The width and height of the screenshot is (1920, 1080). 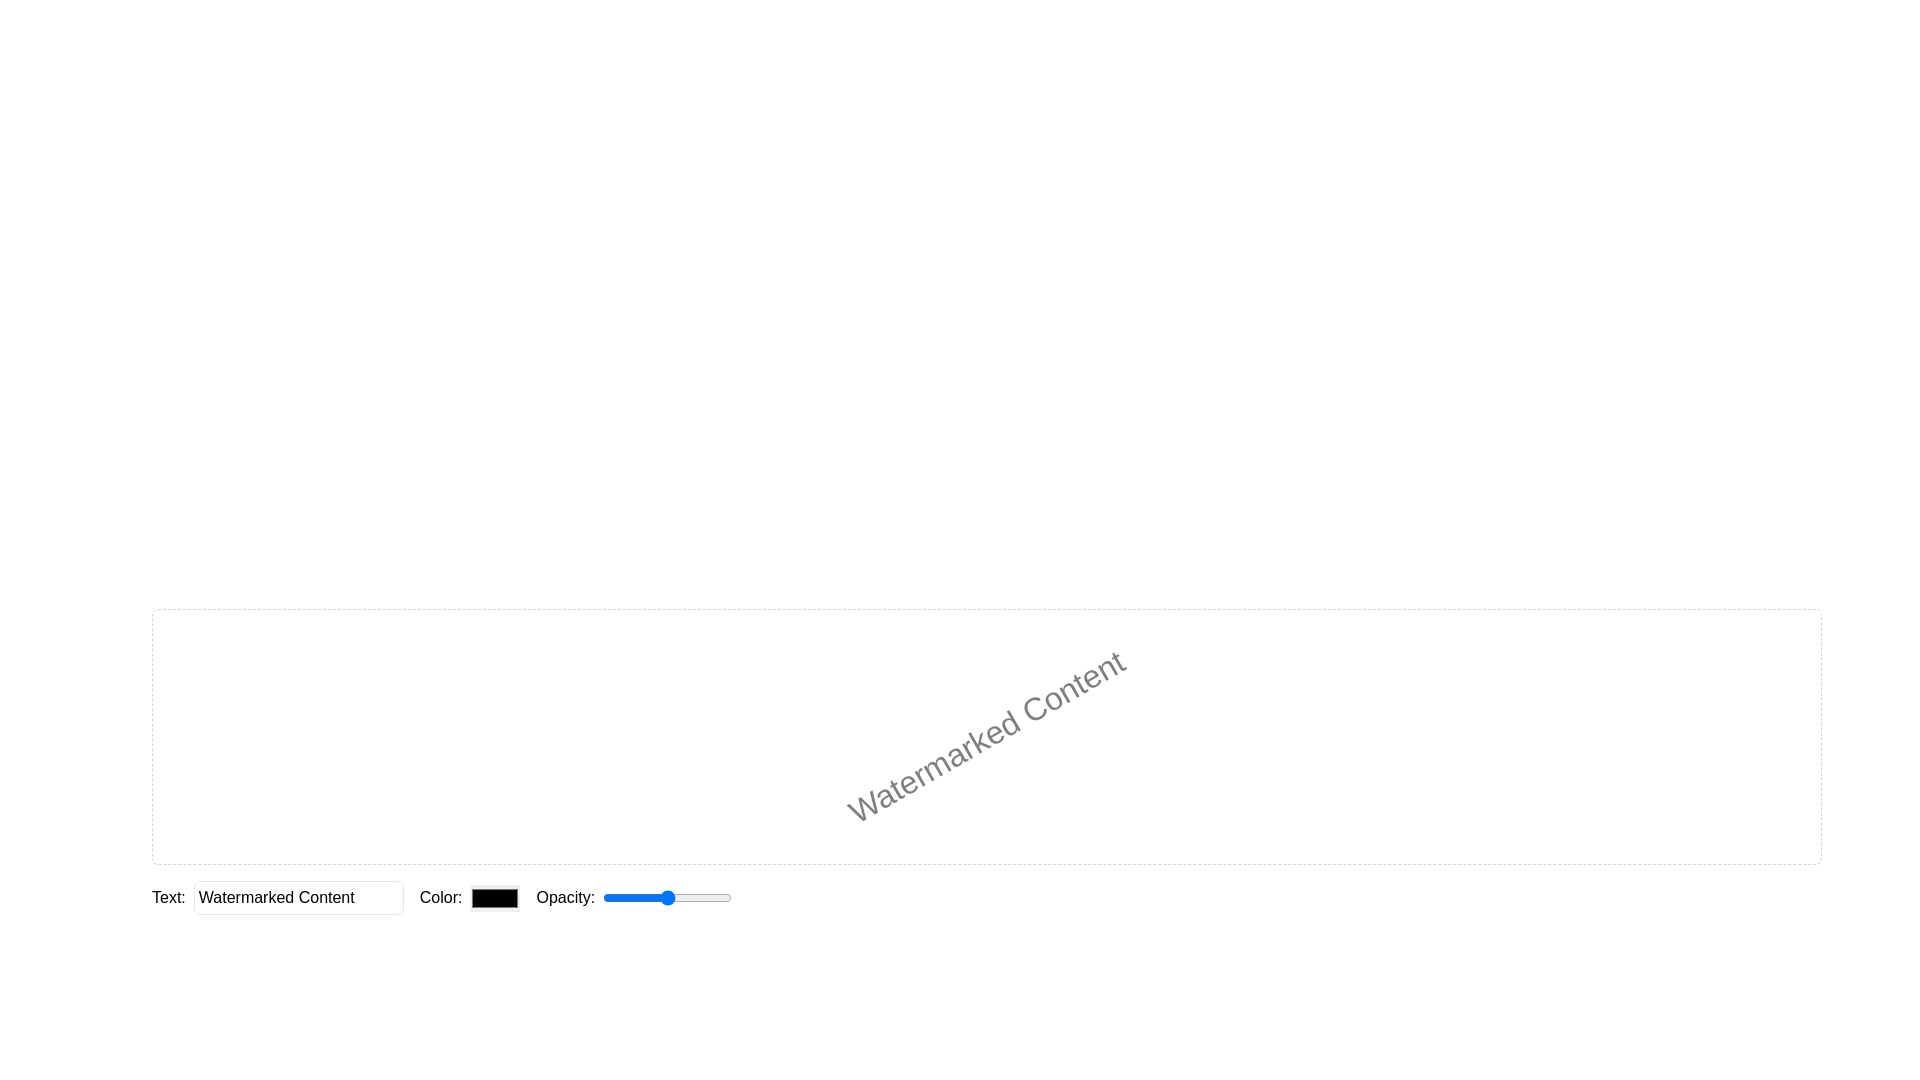 What do you see at coordinates (495, 897) in the screenshot?
I see `the color picker input box, which is rectangular with a black fill, located to the right of the label 'Color:'` at bounding box center [495, 897].